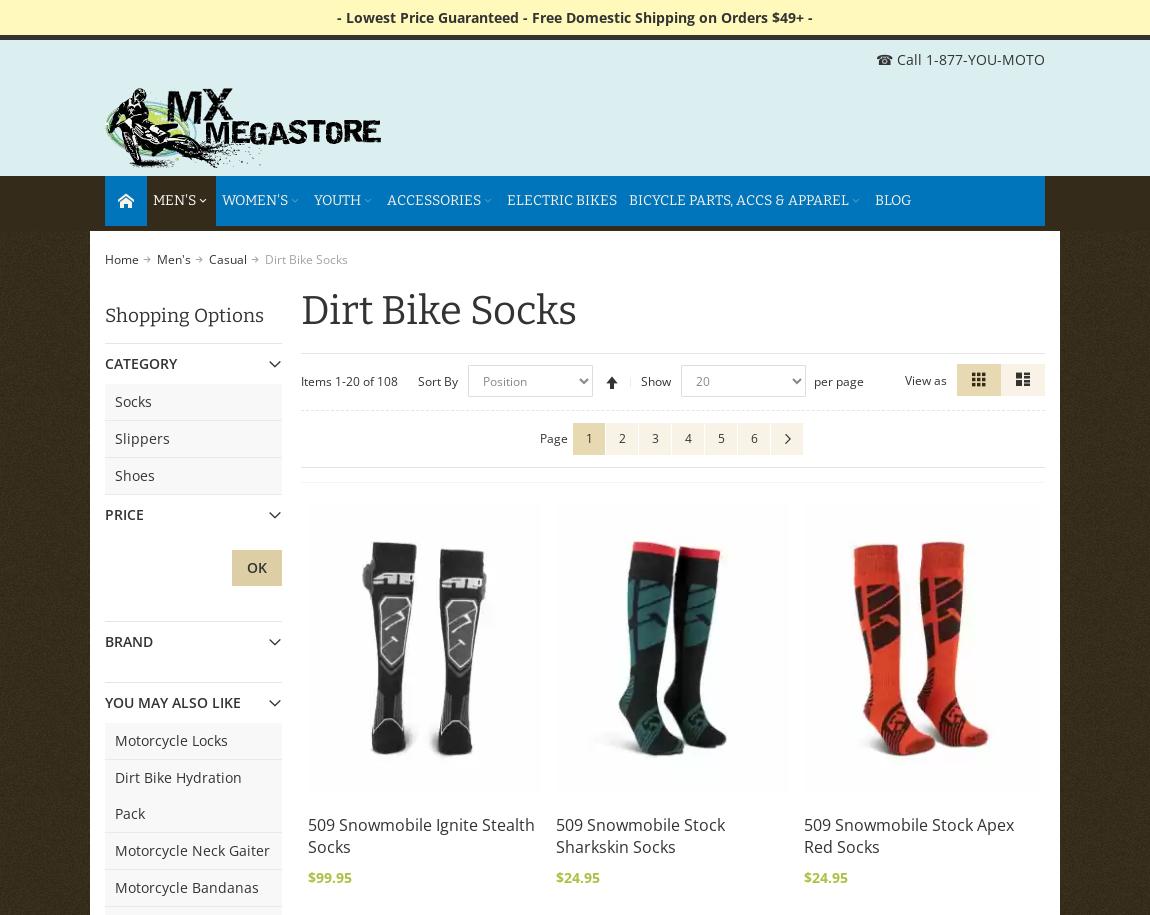  Describe the element at coordinates (253, 199) in the screenshot. I see `'Women's'` at that location.